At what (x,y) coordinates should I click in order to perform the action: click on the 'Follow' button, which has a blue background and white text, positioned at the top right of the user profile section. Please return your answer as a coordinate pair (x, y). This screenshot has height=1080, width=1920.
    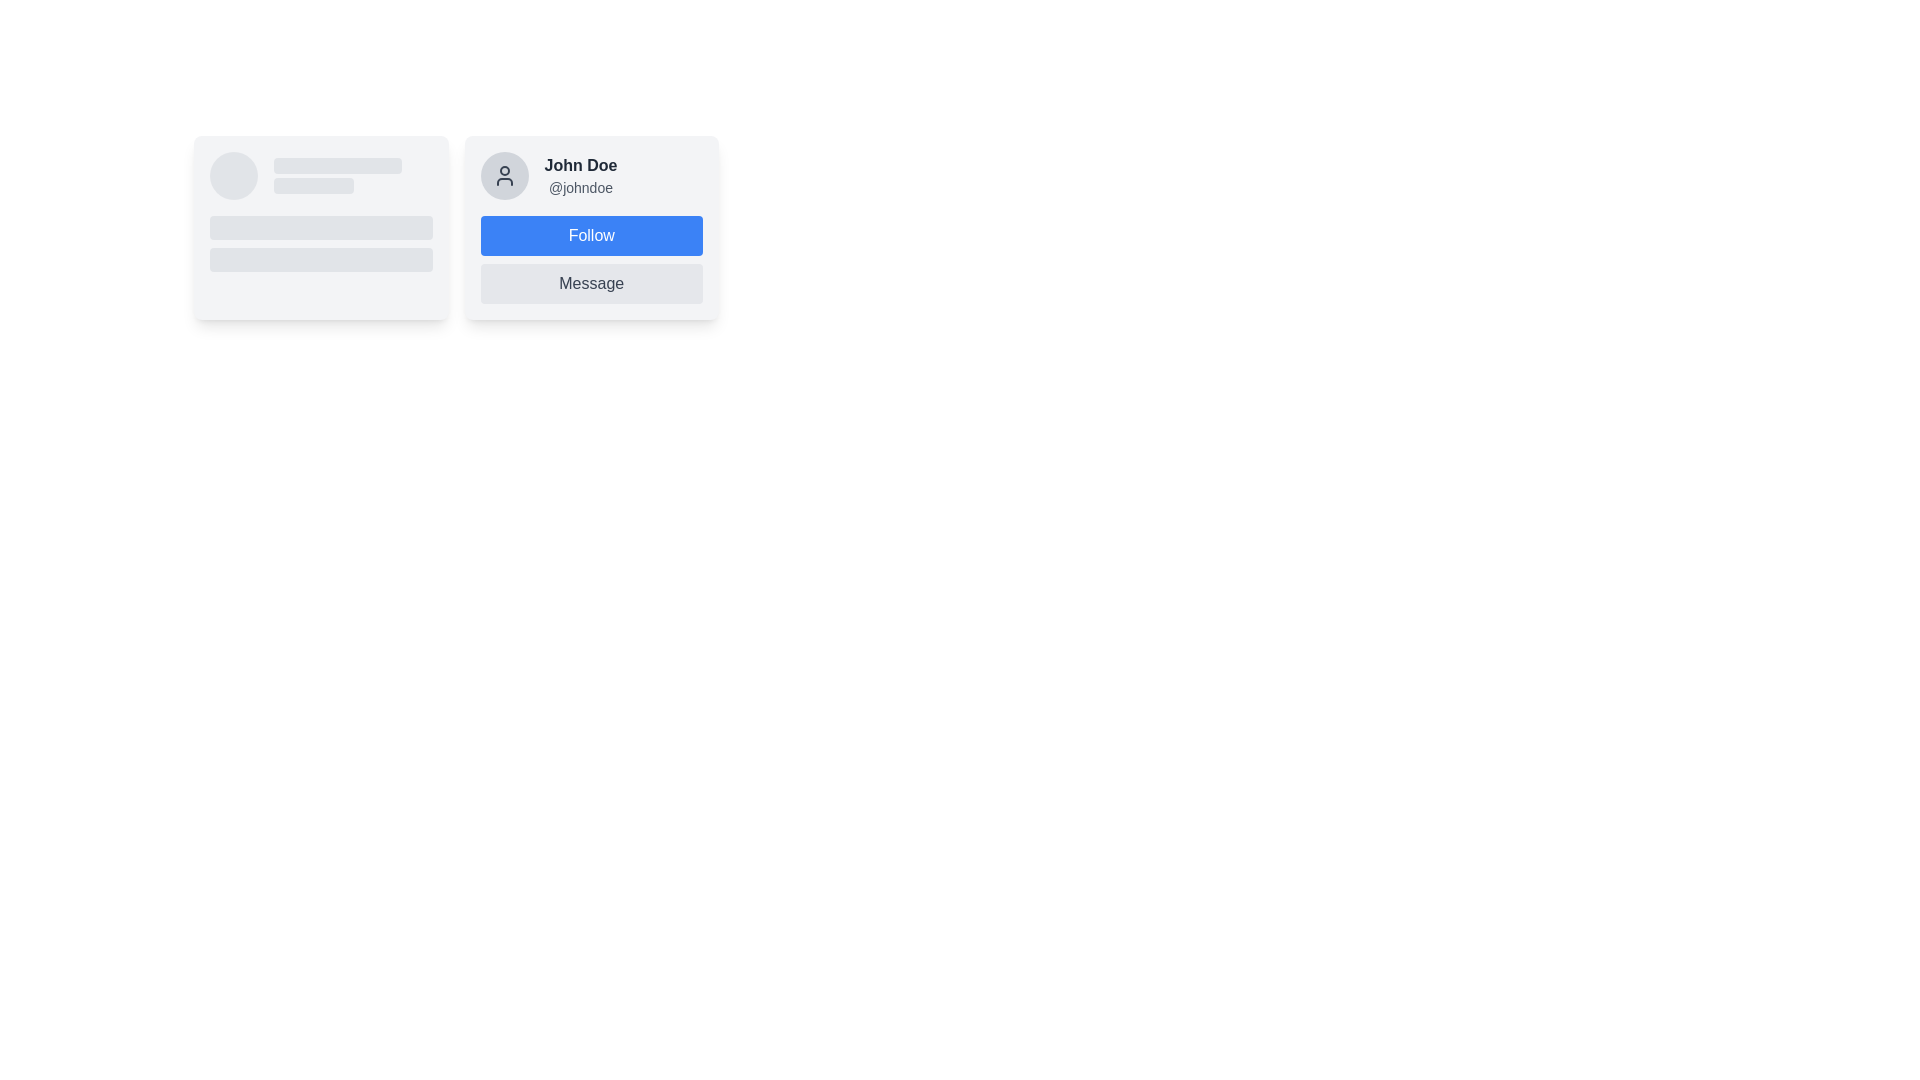
    Looking at the image, I should click on (590, 234).